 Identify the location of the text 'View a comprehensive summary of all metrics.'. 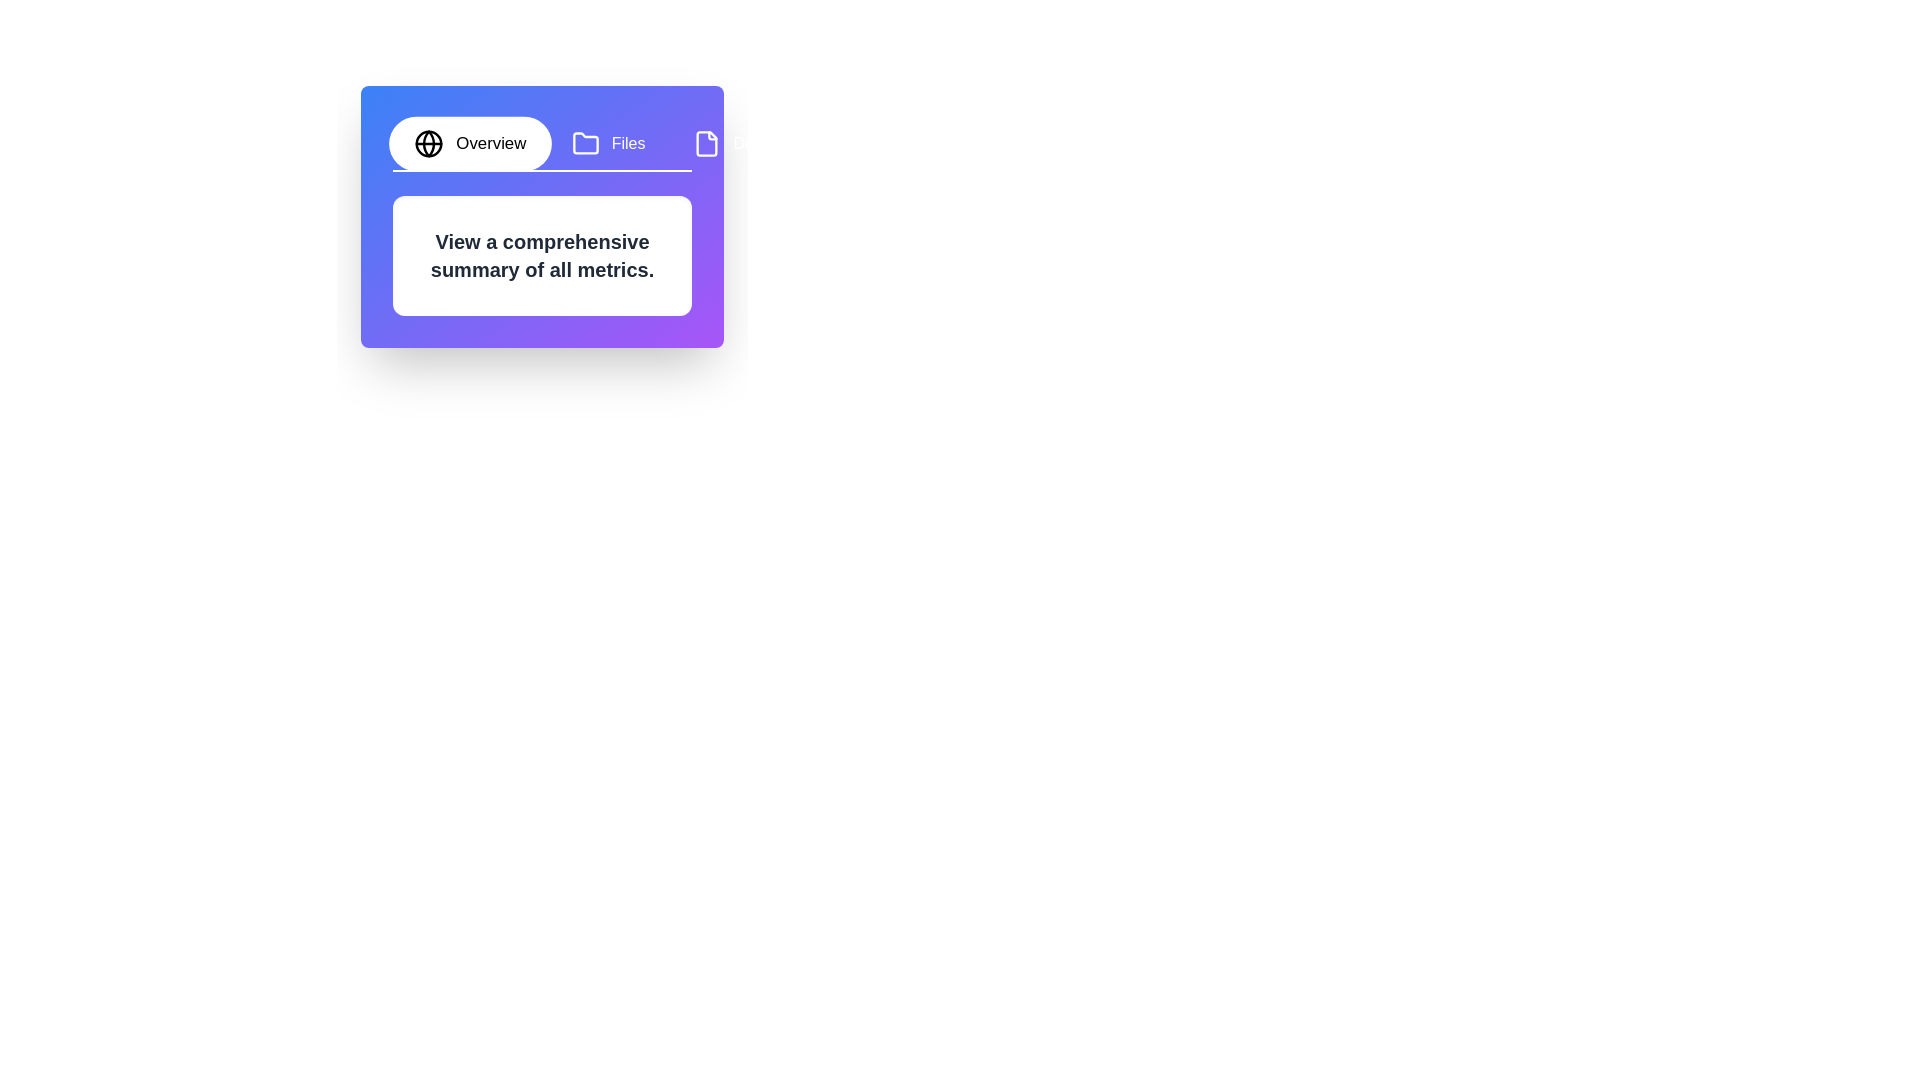
(424, 226).